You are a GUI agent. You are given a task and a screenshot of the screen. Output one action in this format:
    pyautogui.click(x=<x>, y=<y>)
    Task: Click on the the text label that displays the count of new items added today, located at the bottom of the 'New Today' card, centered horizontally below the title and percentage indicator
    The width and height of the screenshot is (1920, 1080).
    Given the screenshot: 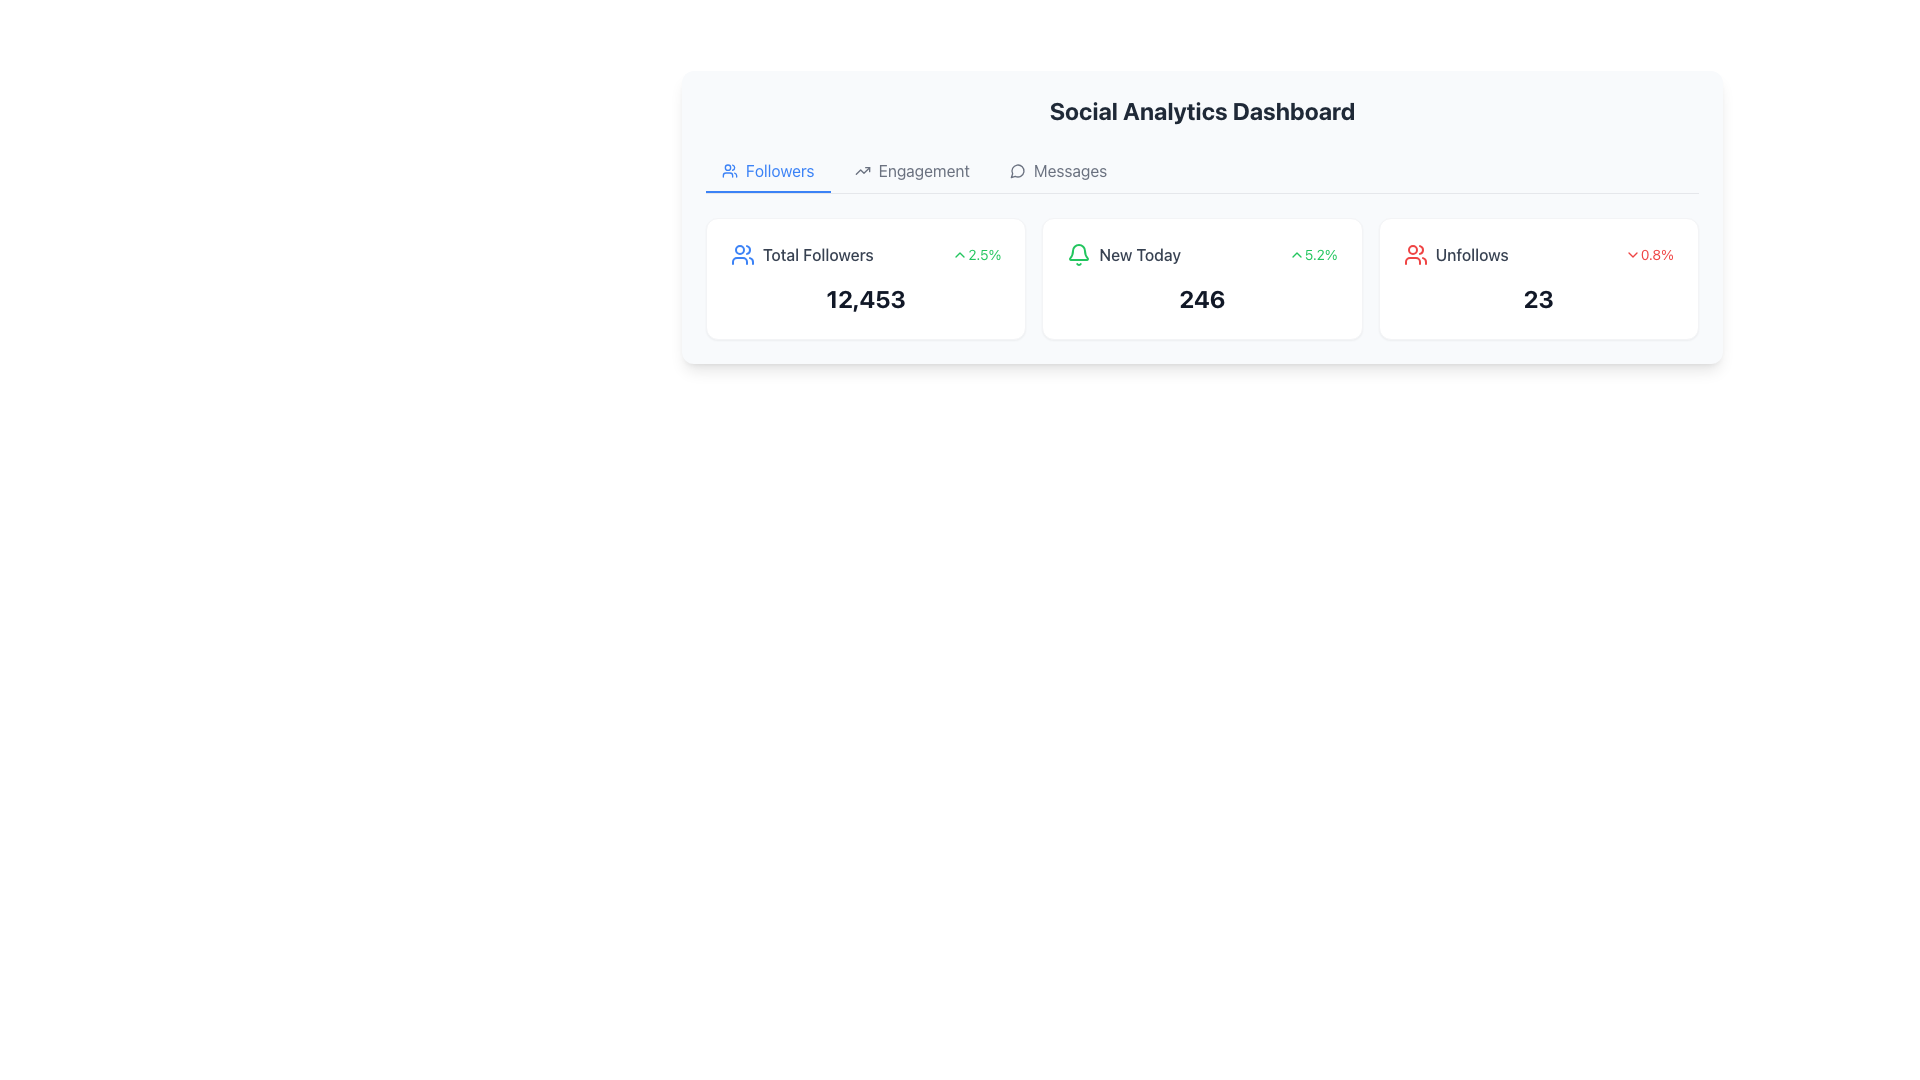 What is the action you would take?
    pyautogui.click(x=1201, y=299)
    